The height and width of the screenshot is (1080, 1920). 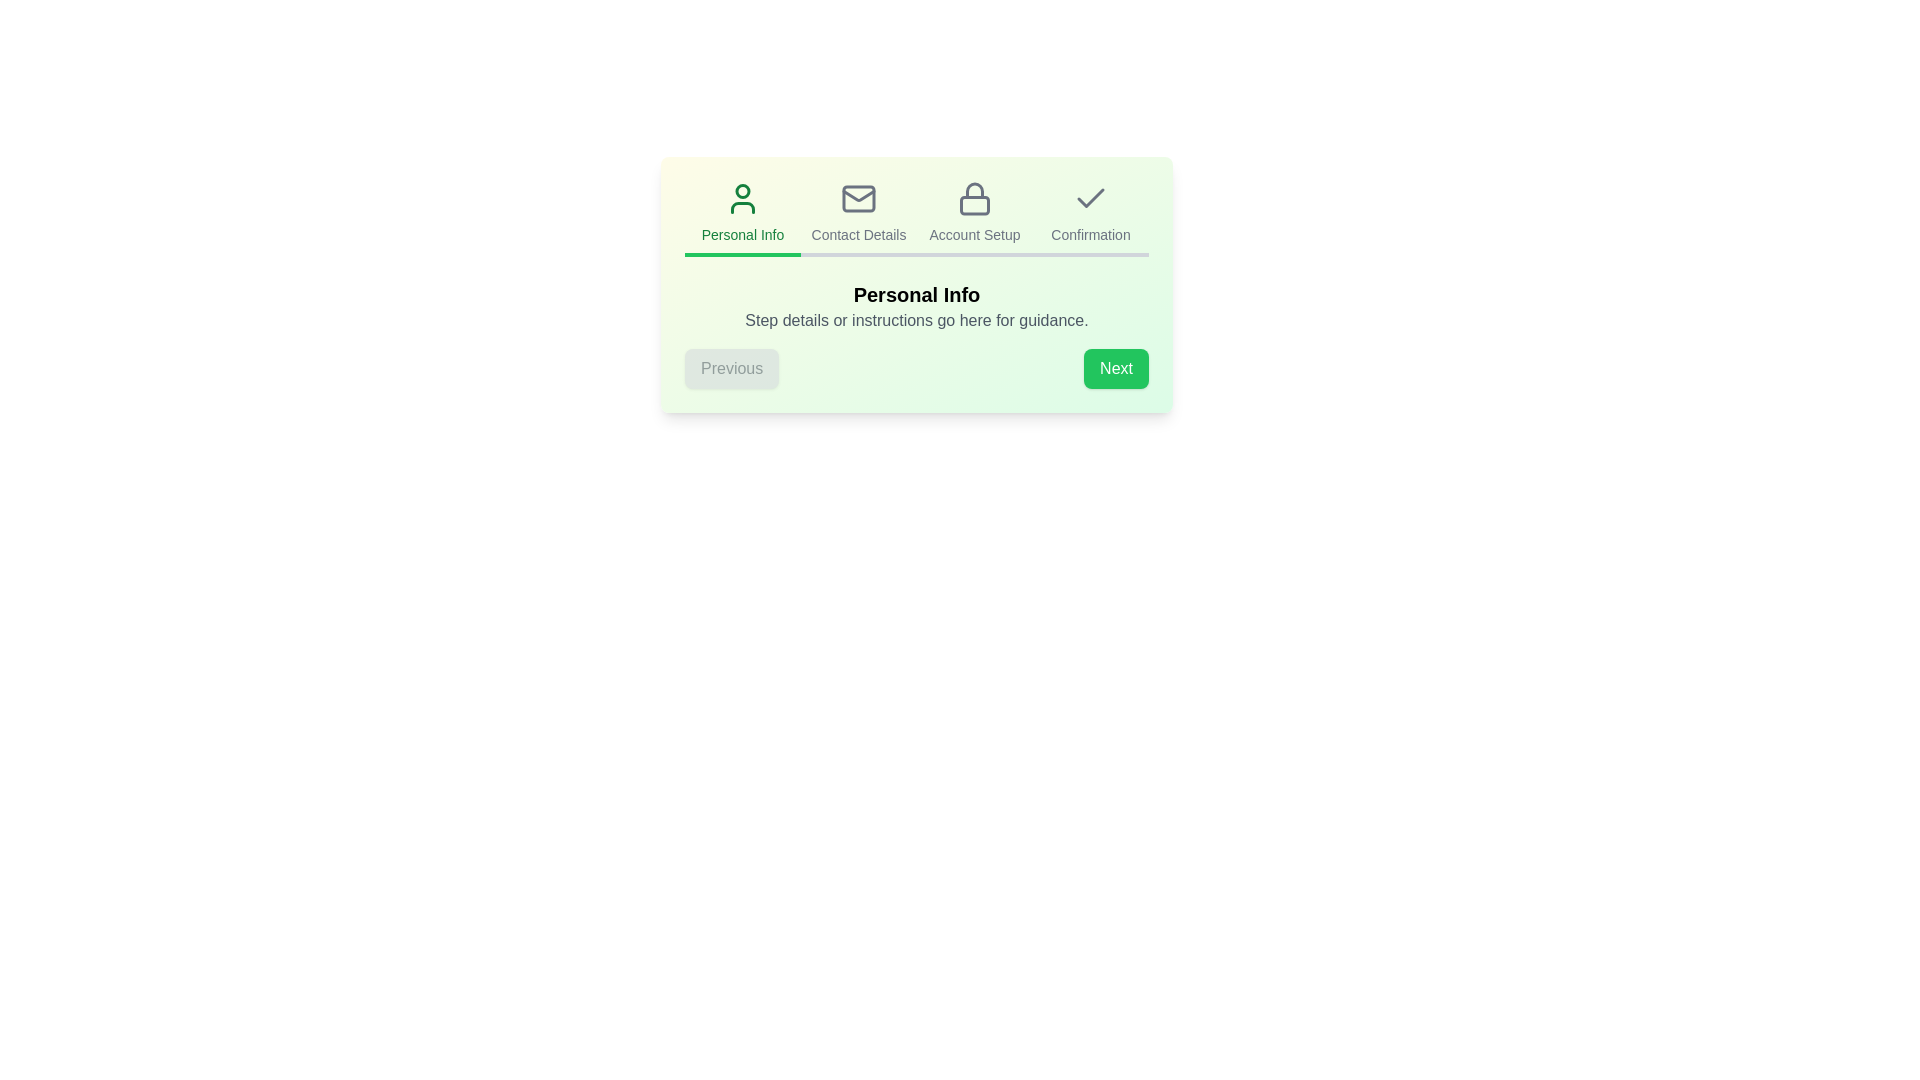 I want to click on the step icon or title corresponding to Confirmation, so click(x=1089, y=219).